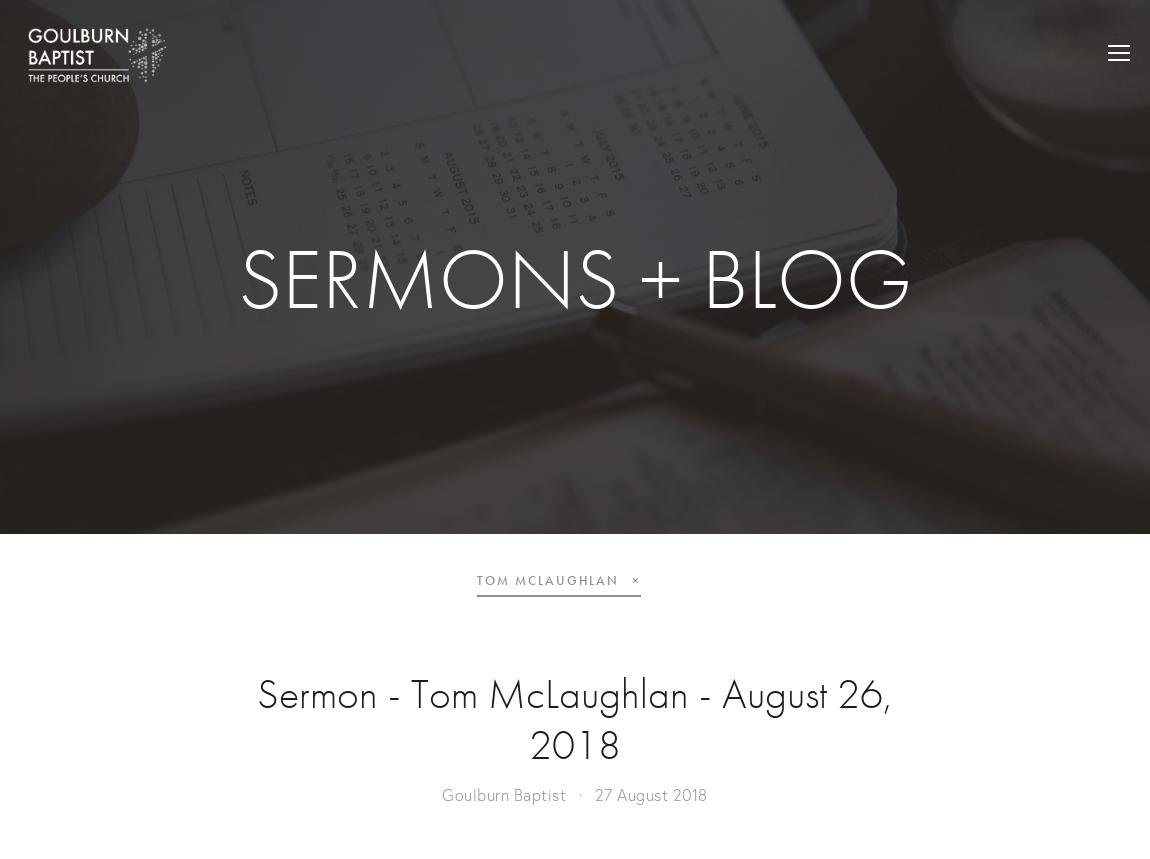  Describe the element at coordinates (981, 104) in the screenshot. I see `'JOB OPENINGS'` at that location.